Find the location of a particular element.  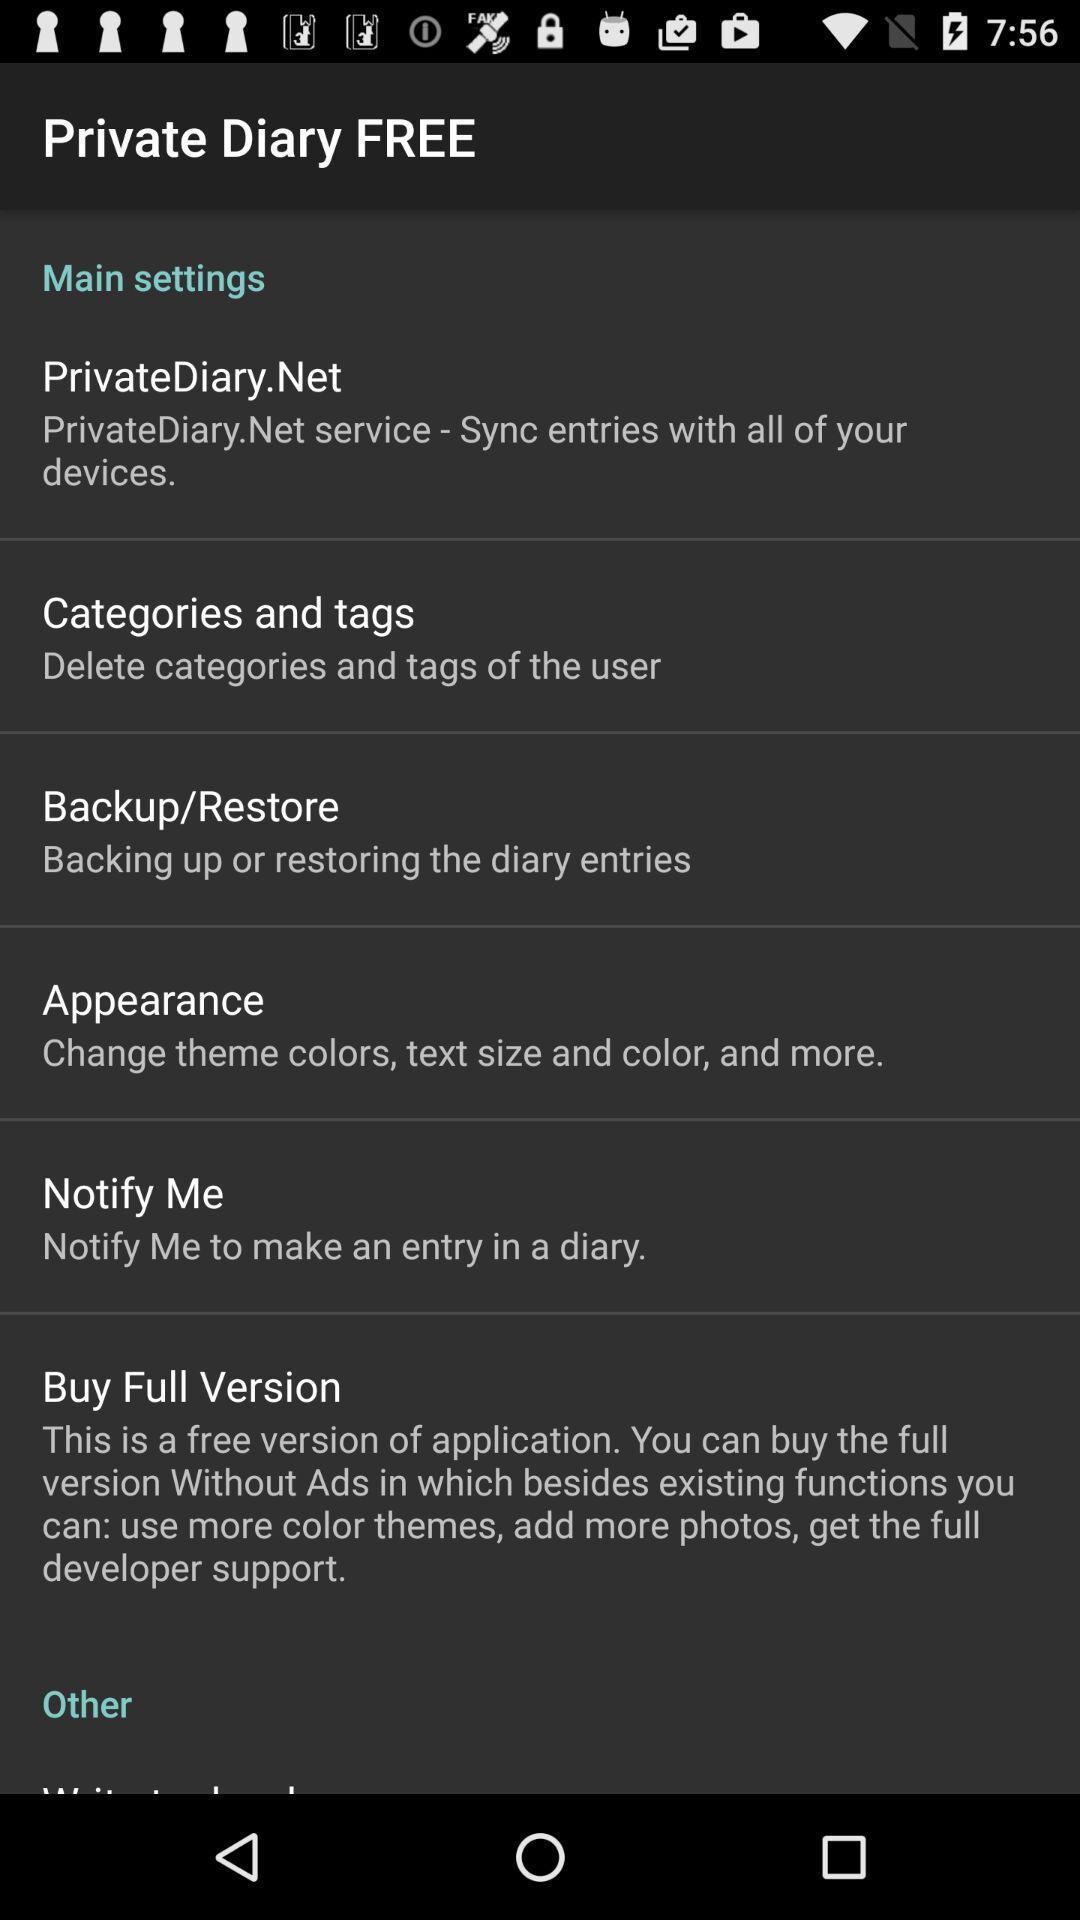

the icon below delete categories and item is located at coordinates (190, 804).